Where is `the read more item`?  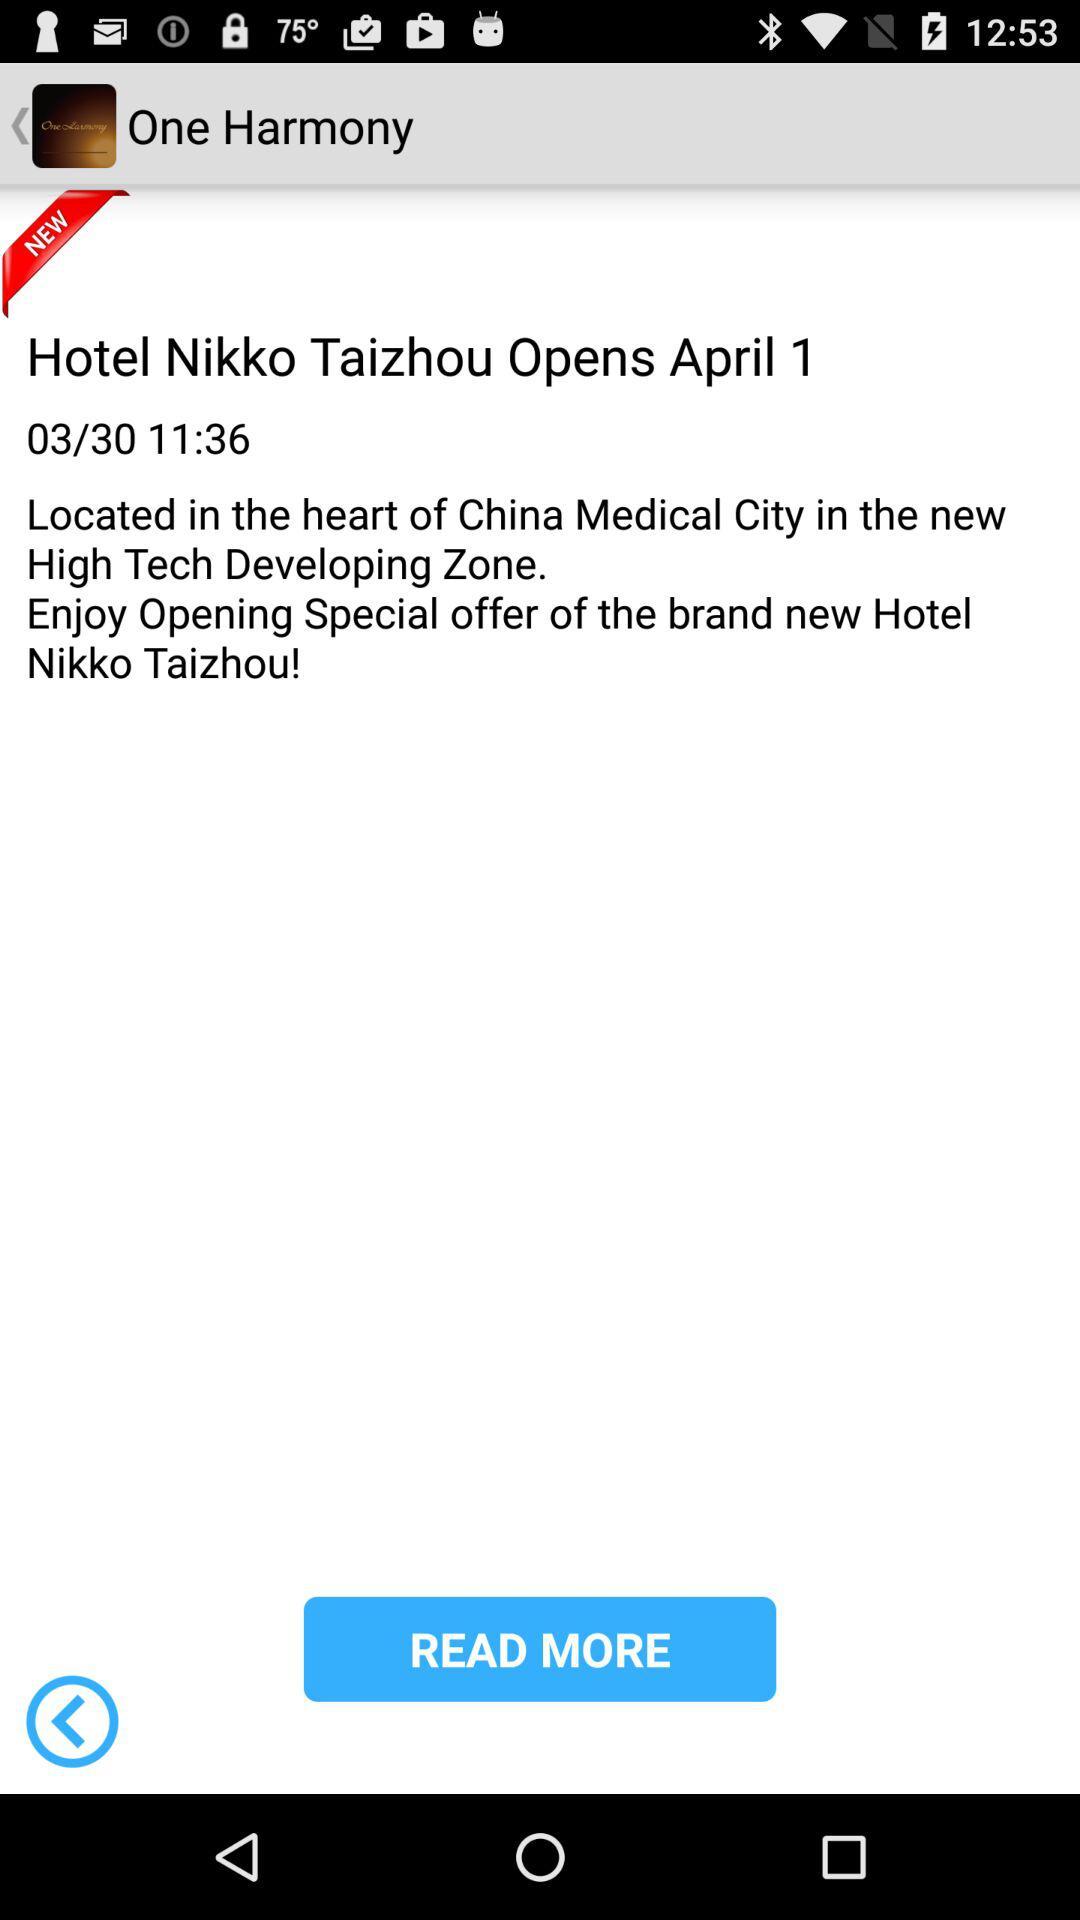
the read more item is located at coordinates (540, 1649).